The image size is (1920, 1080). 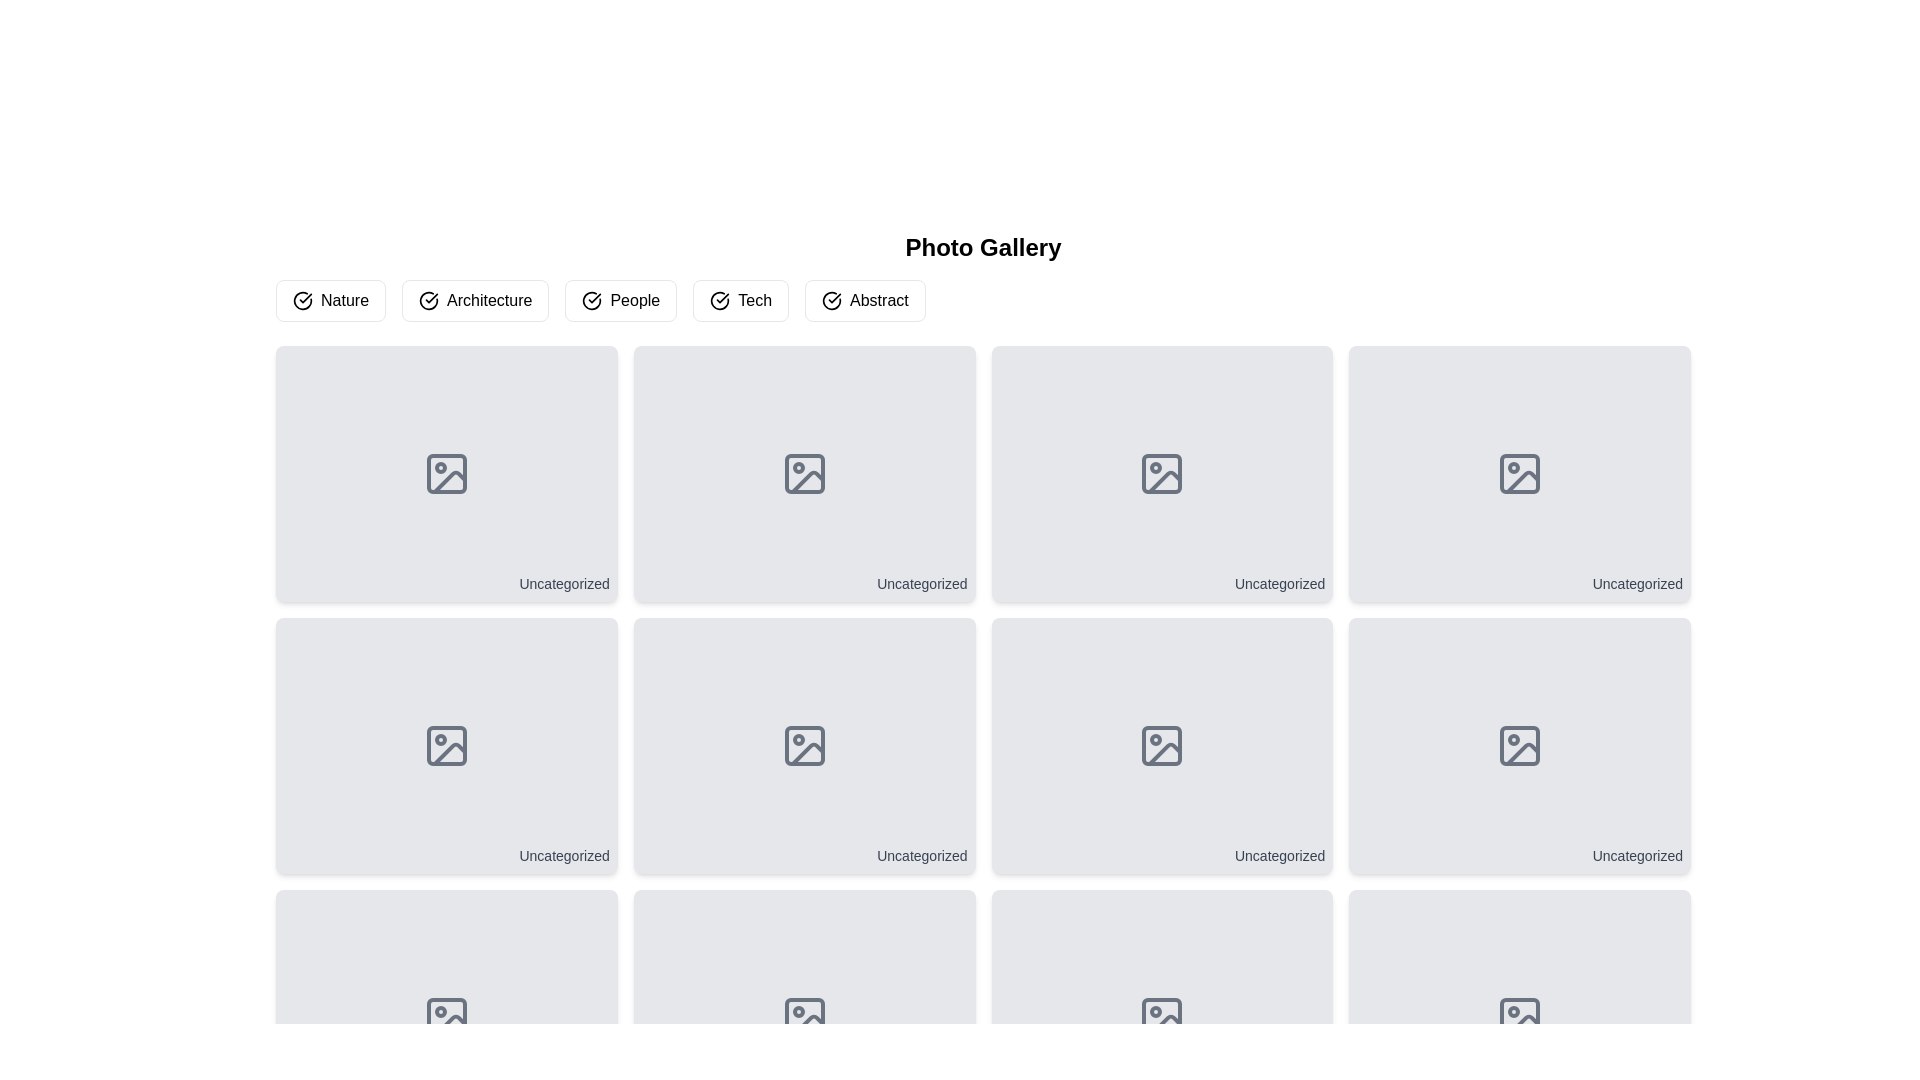 I want to click on the 'Nature' button, which is the first in a set of horizontally aligned buttons with a white background and a dark circular checkmark icon, so click(x=331, y=300).